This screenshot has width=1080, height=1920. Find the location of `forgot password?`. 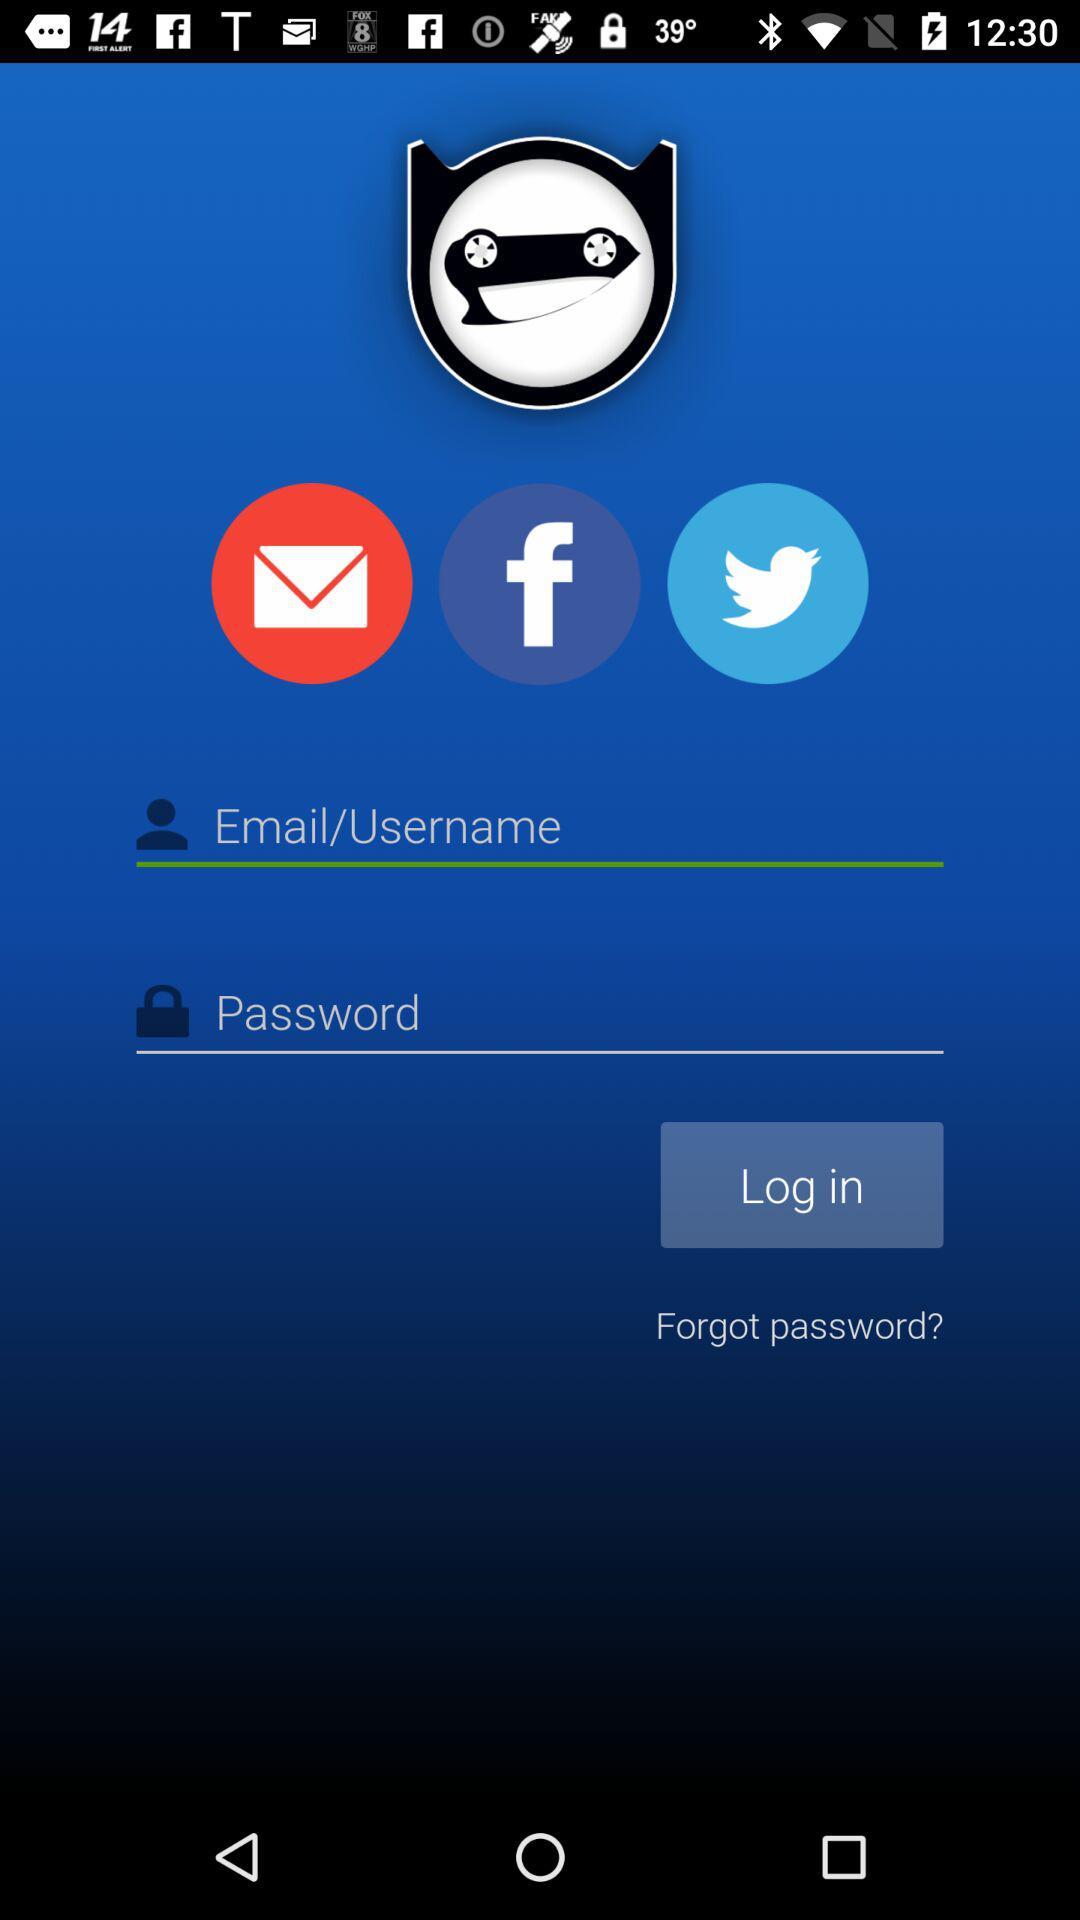

forgot password? is located at coordinates (798, 1324).